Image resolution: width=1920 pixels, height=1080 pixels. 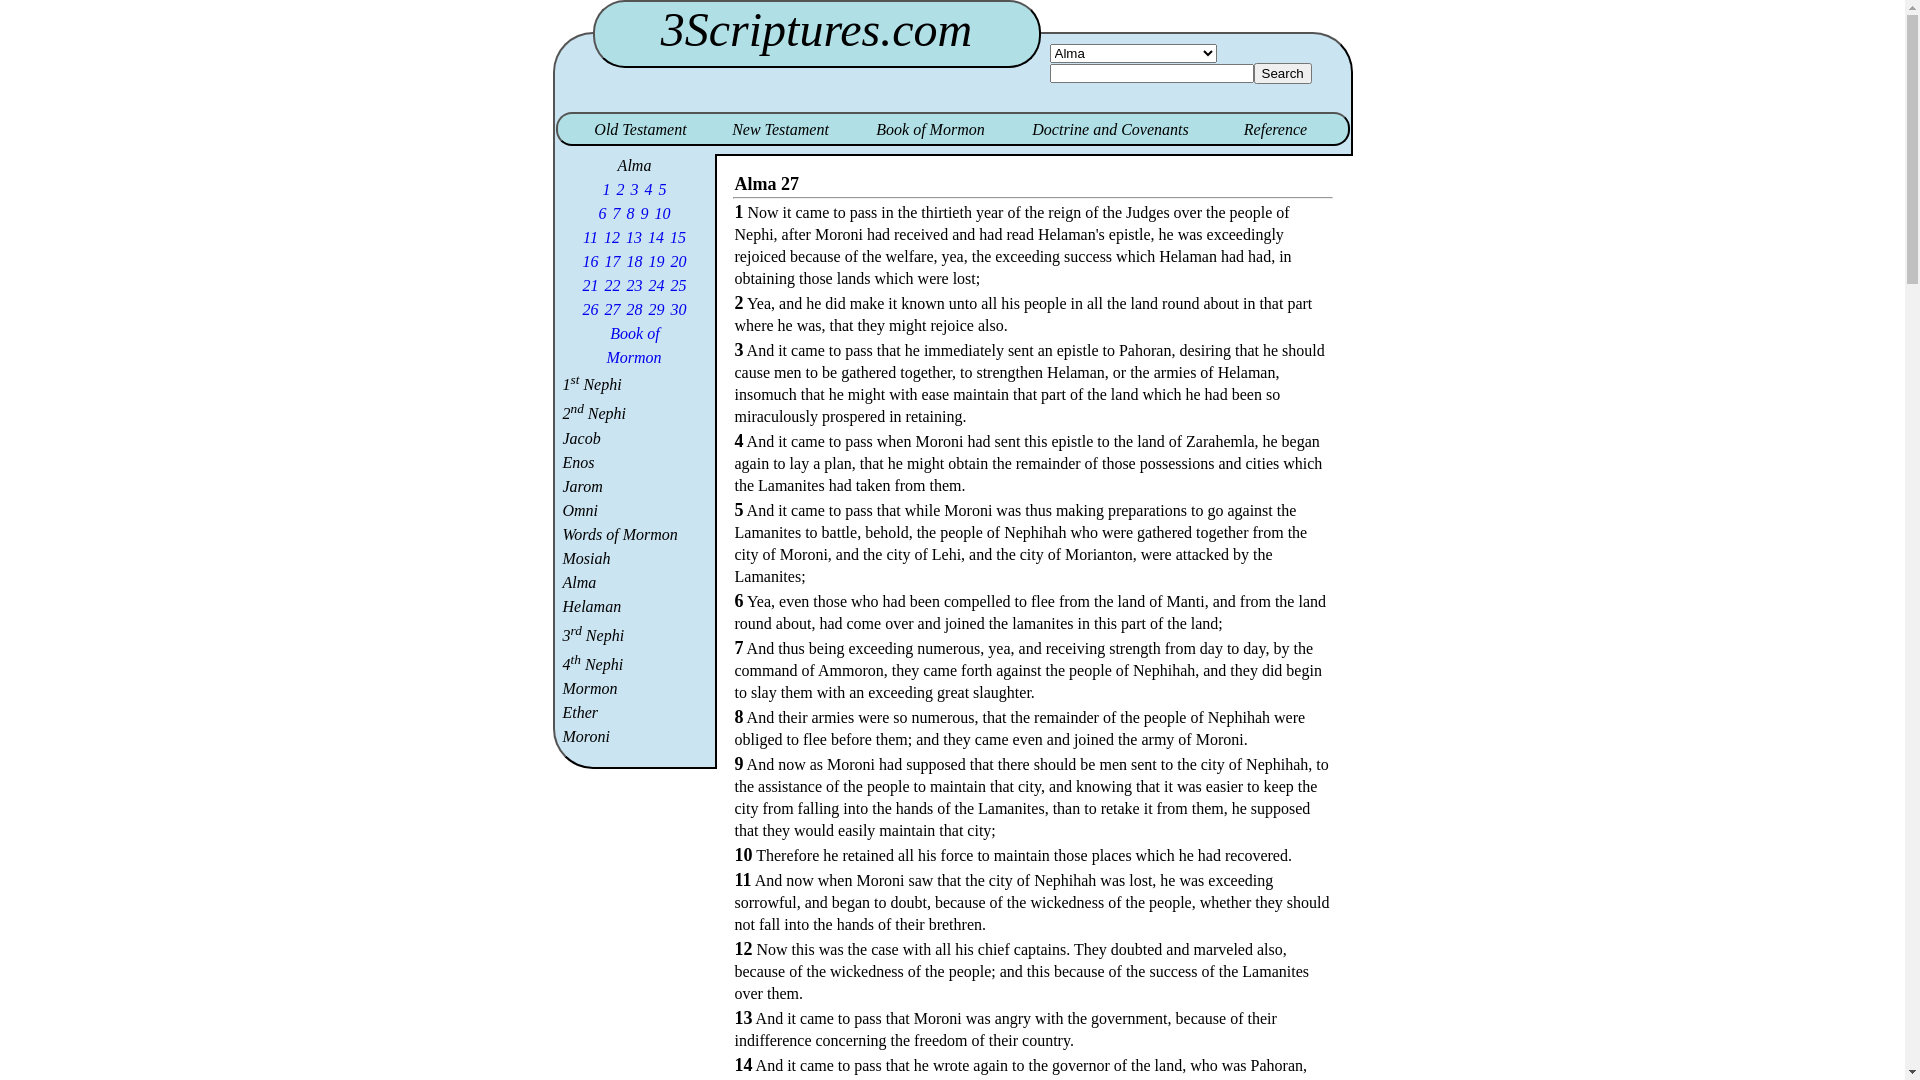 I want to click on '3Scriptures.com', so click(x=816, y=29).